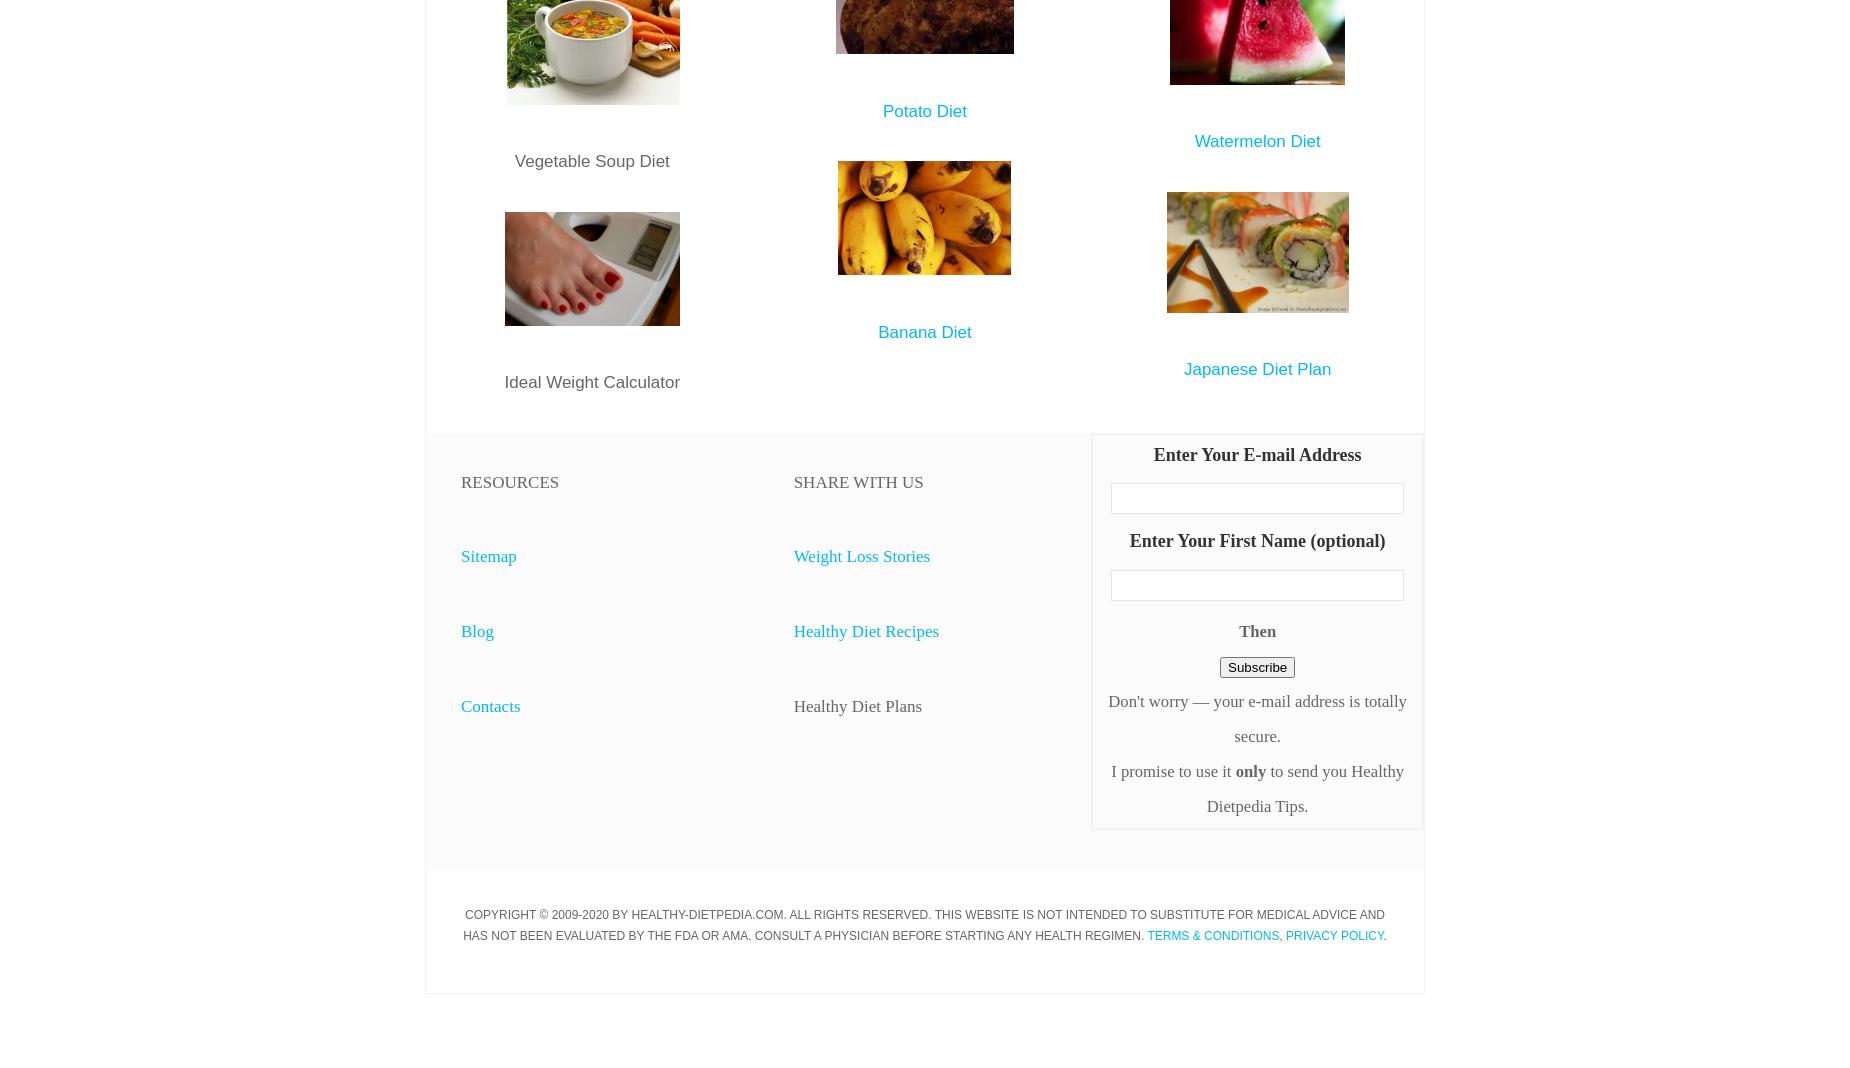 The width and height of the screenshot is (1850, 1068). Describe the element at coordinates (490, 705) in the screenshot. I see `'Contacts'` at that location.